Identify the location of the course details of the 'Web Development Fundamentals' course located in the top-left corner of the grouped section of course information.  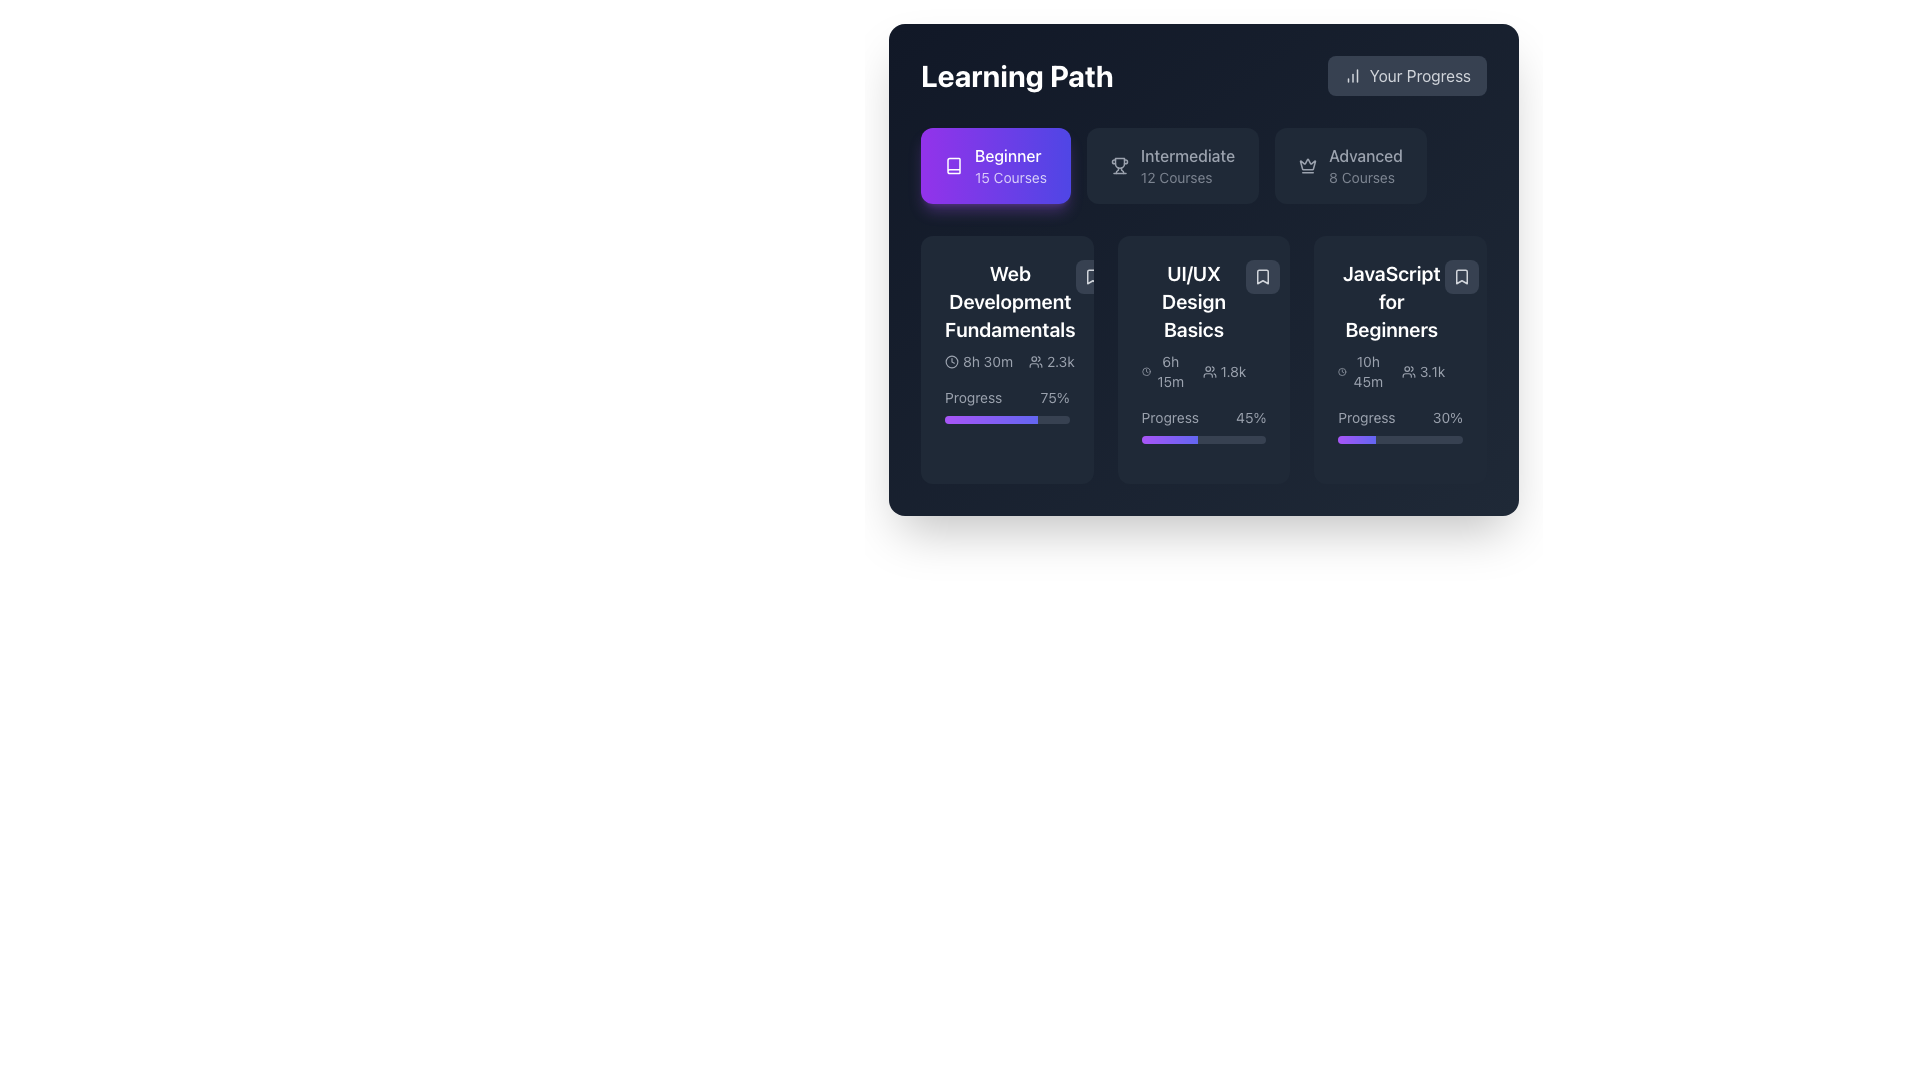
(1009, 315).